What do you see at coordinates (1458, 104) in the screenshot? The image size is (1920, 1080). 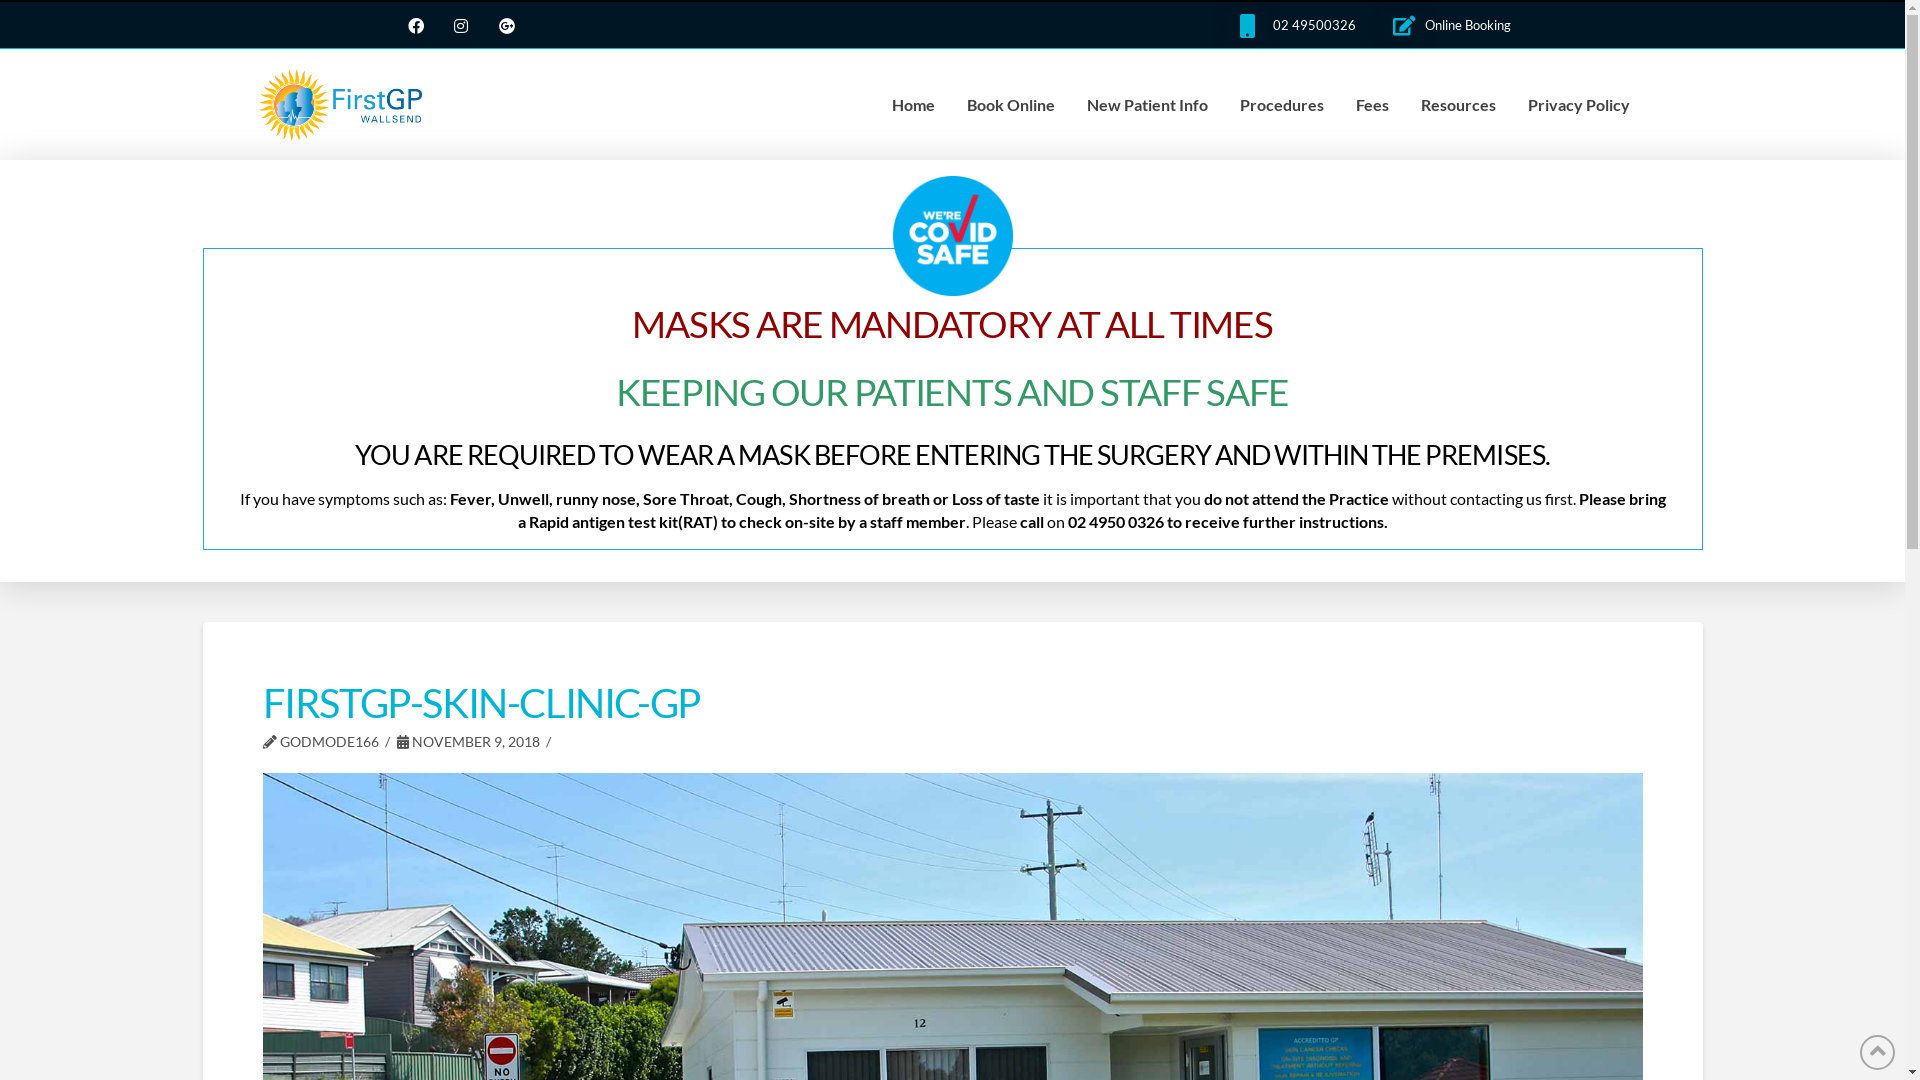 I see `'Resources'` at bounding box center [1458, 104].